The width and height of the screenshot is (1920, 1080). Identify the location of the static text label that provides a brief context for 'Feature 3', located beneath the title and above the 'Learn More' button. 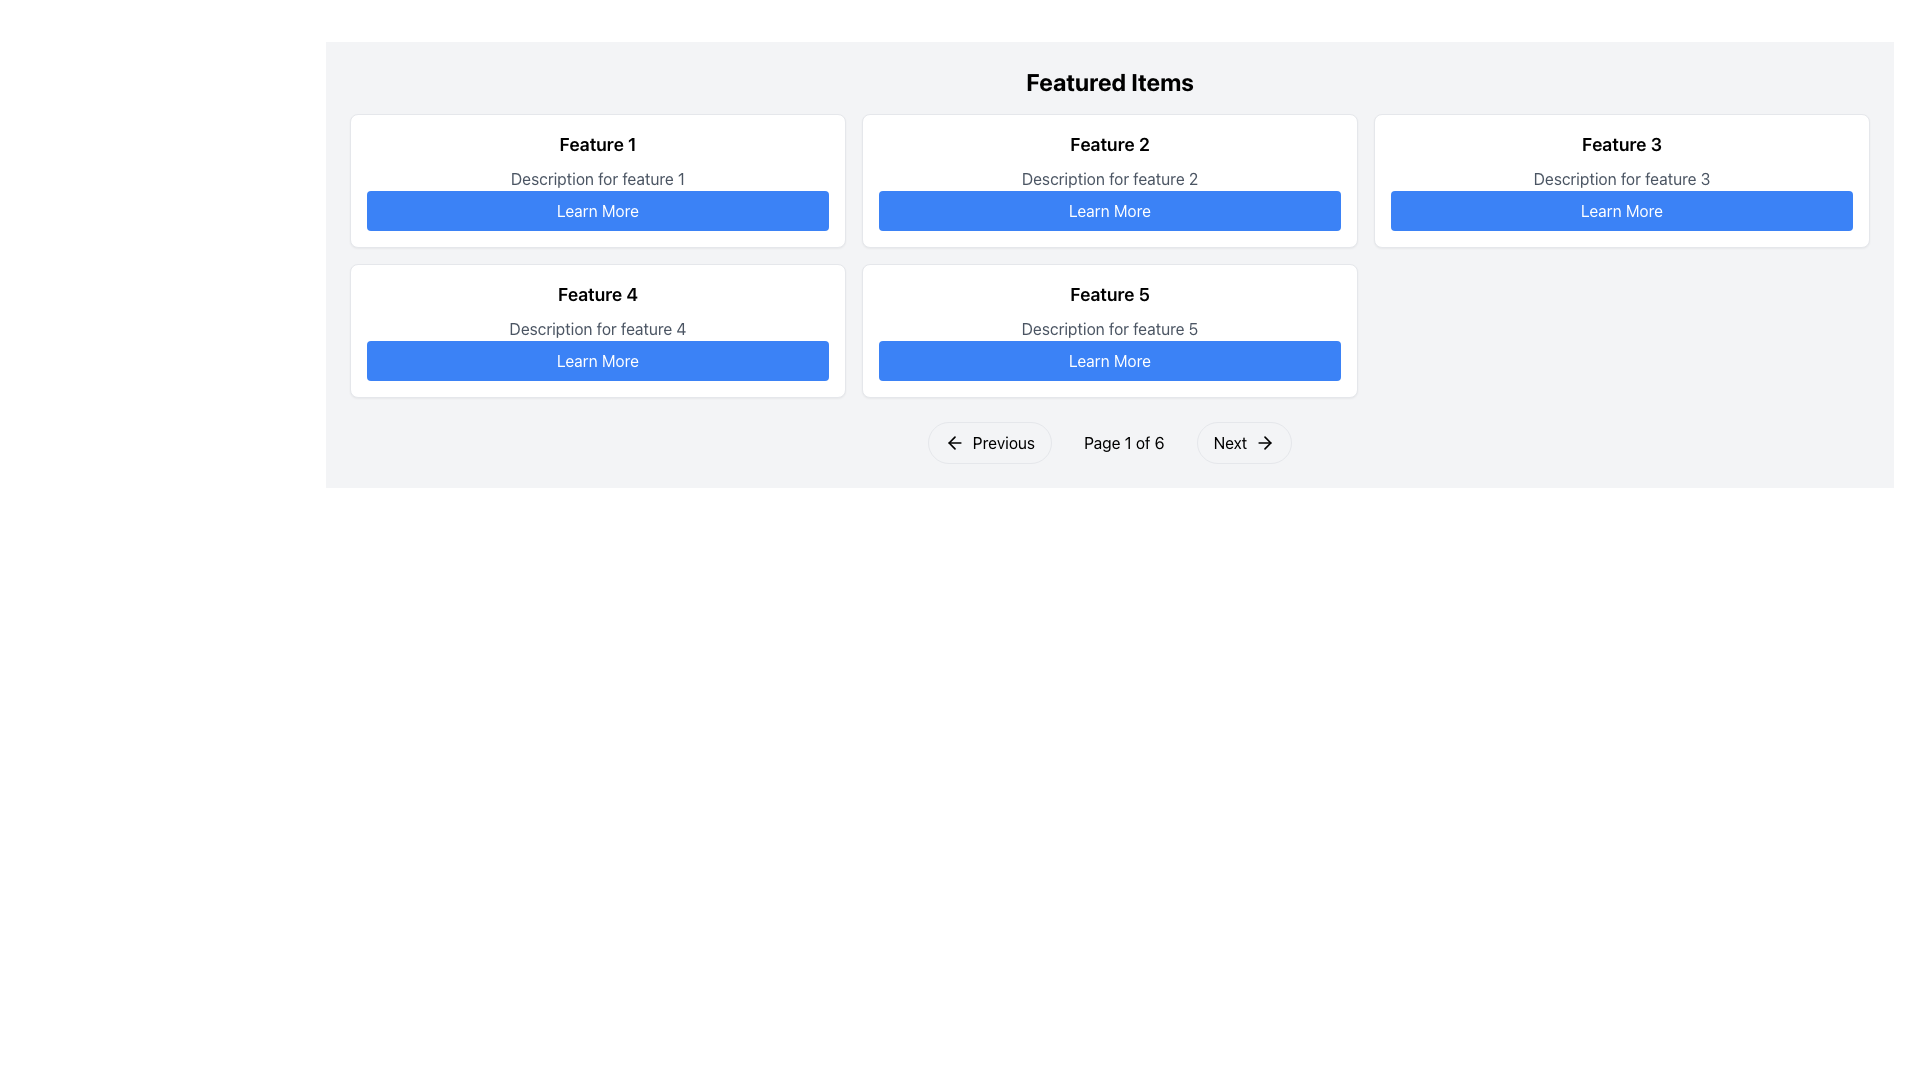
(1622, 177).